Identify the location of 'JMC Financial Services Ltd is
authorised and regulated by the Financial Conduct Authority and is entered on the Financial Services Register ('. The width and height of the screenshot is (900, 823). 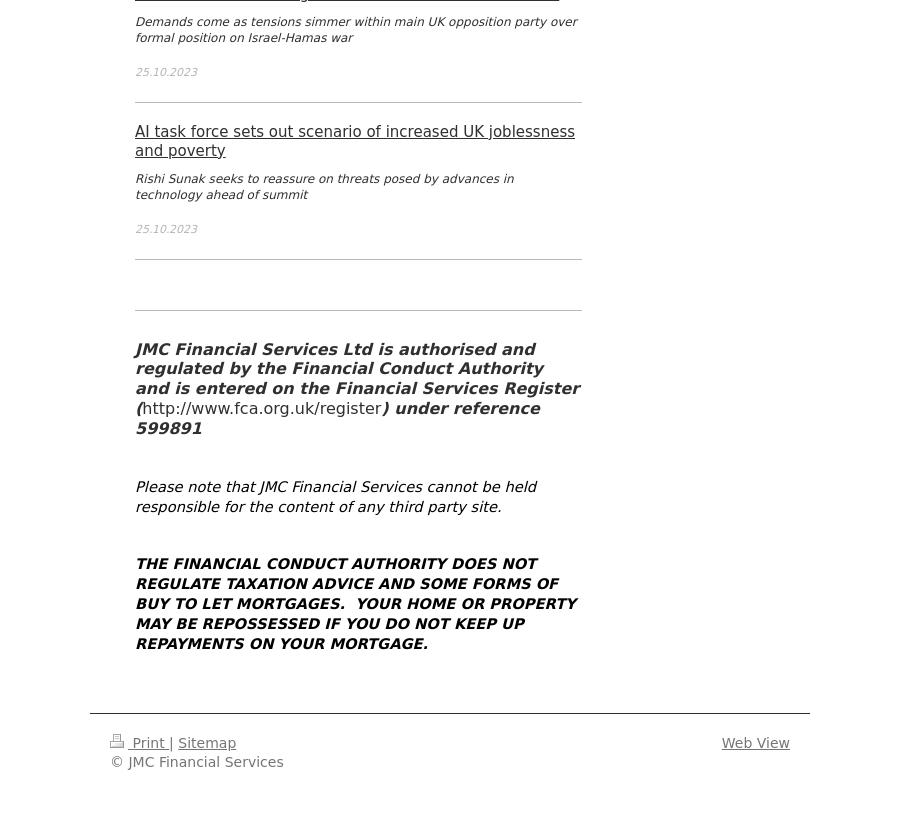
(357, 377).